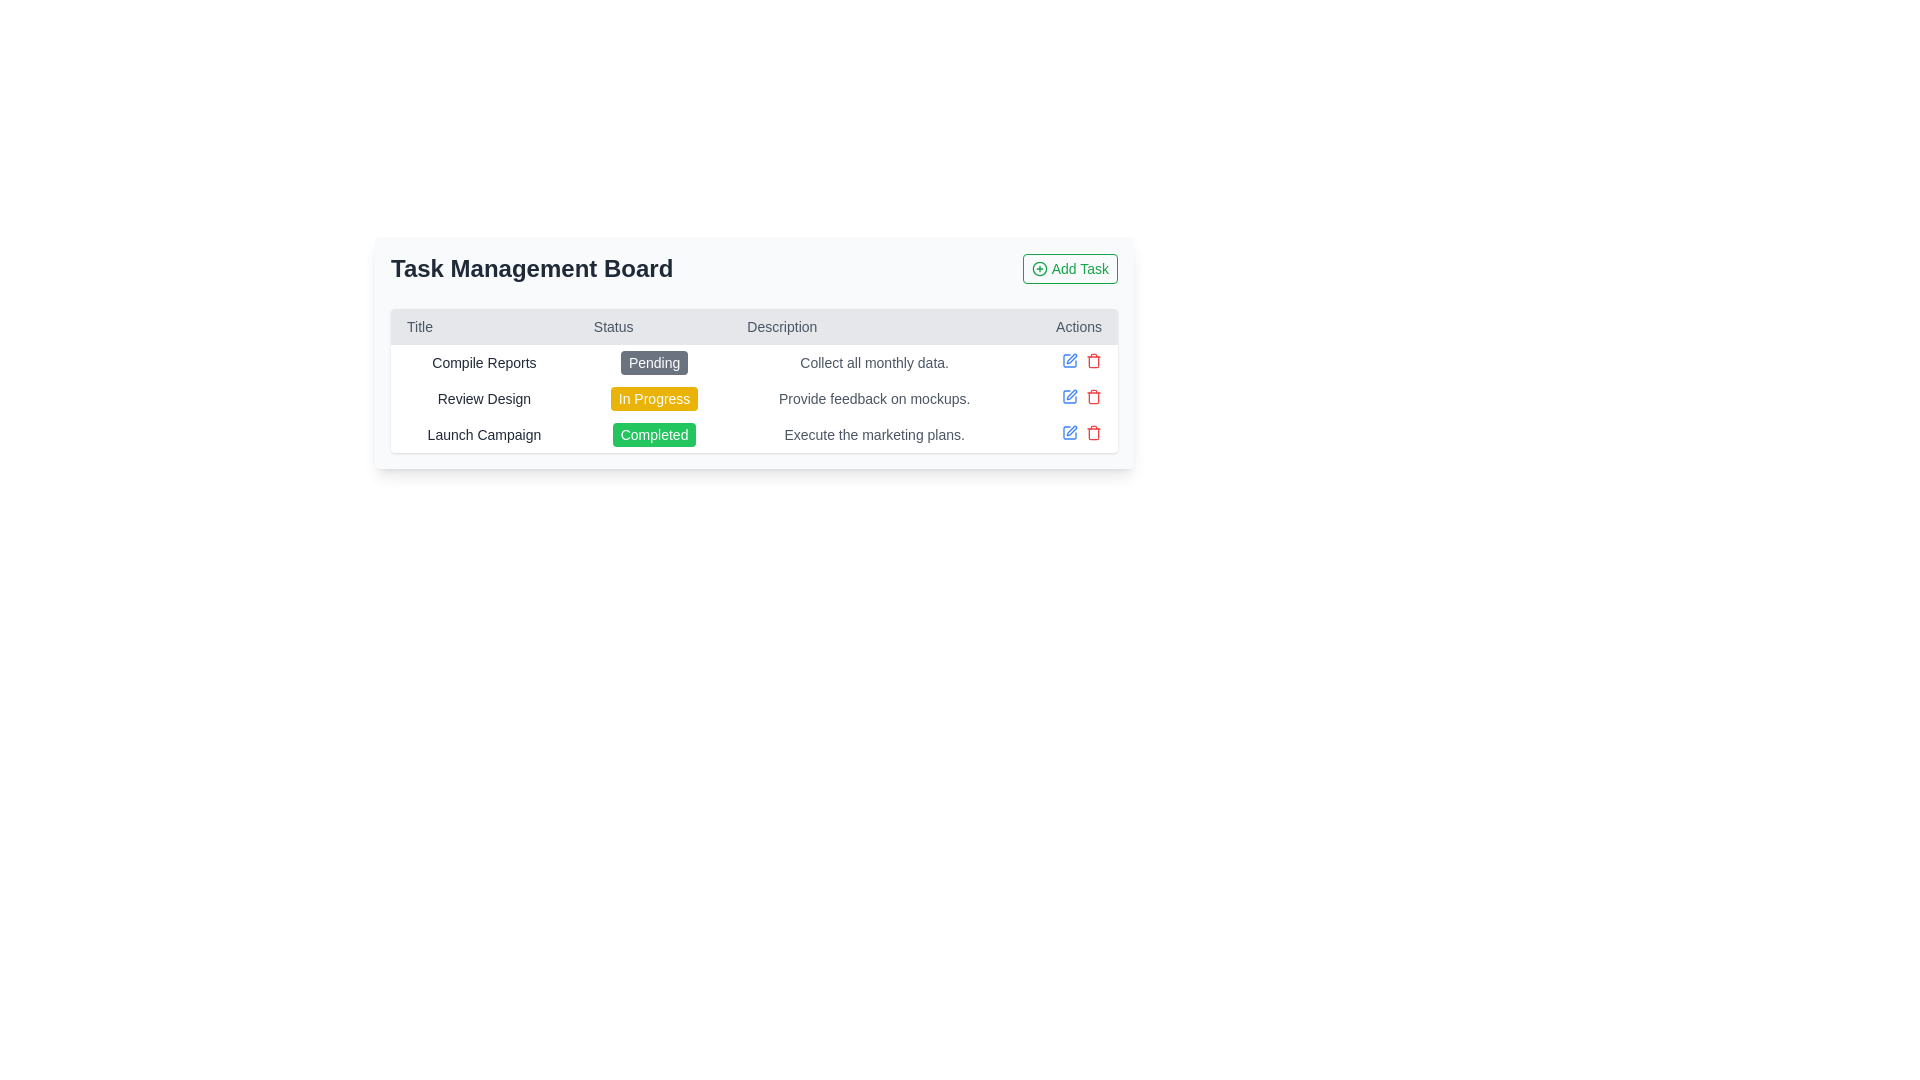 The width and height of the screenshot is (1920, 1080). Describe the element at coordinates (1070, 357) in the screenshot. I see `the small pen icon in the 'Actions' column of the task management board under the 'Review Design' row` at that location.